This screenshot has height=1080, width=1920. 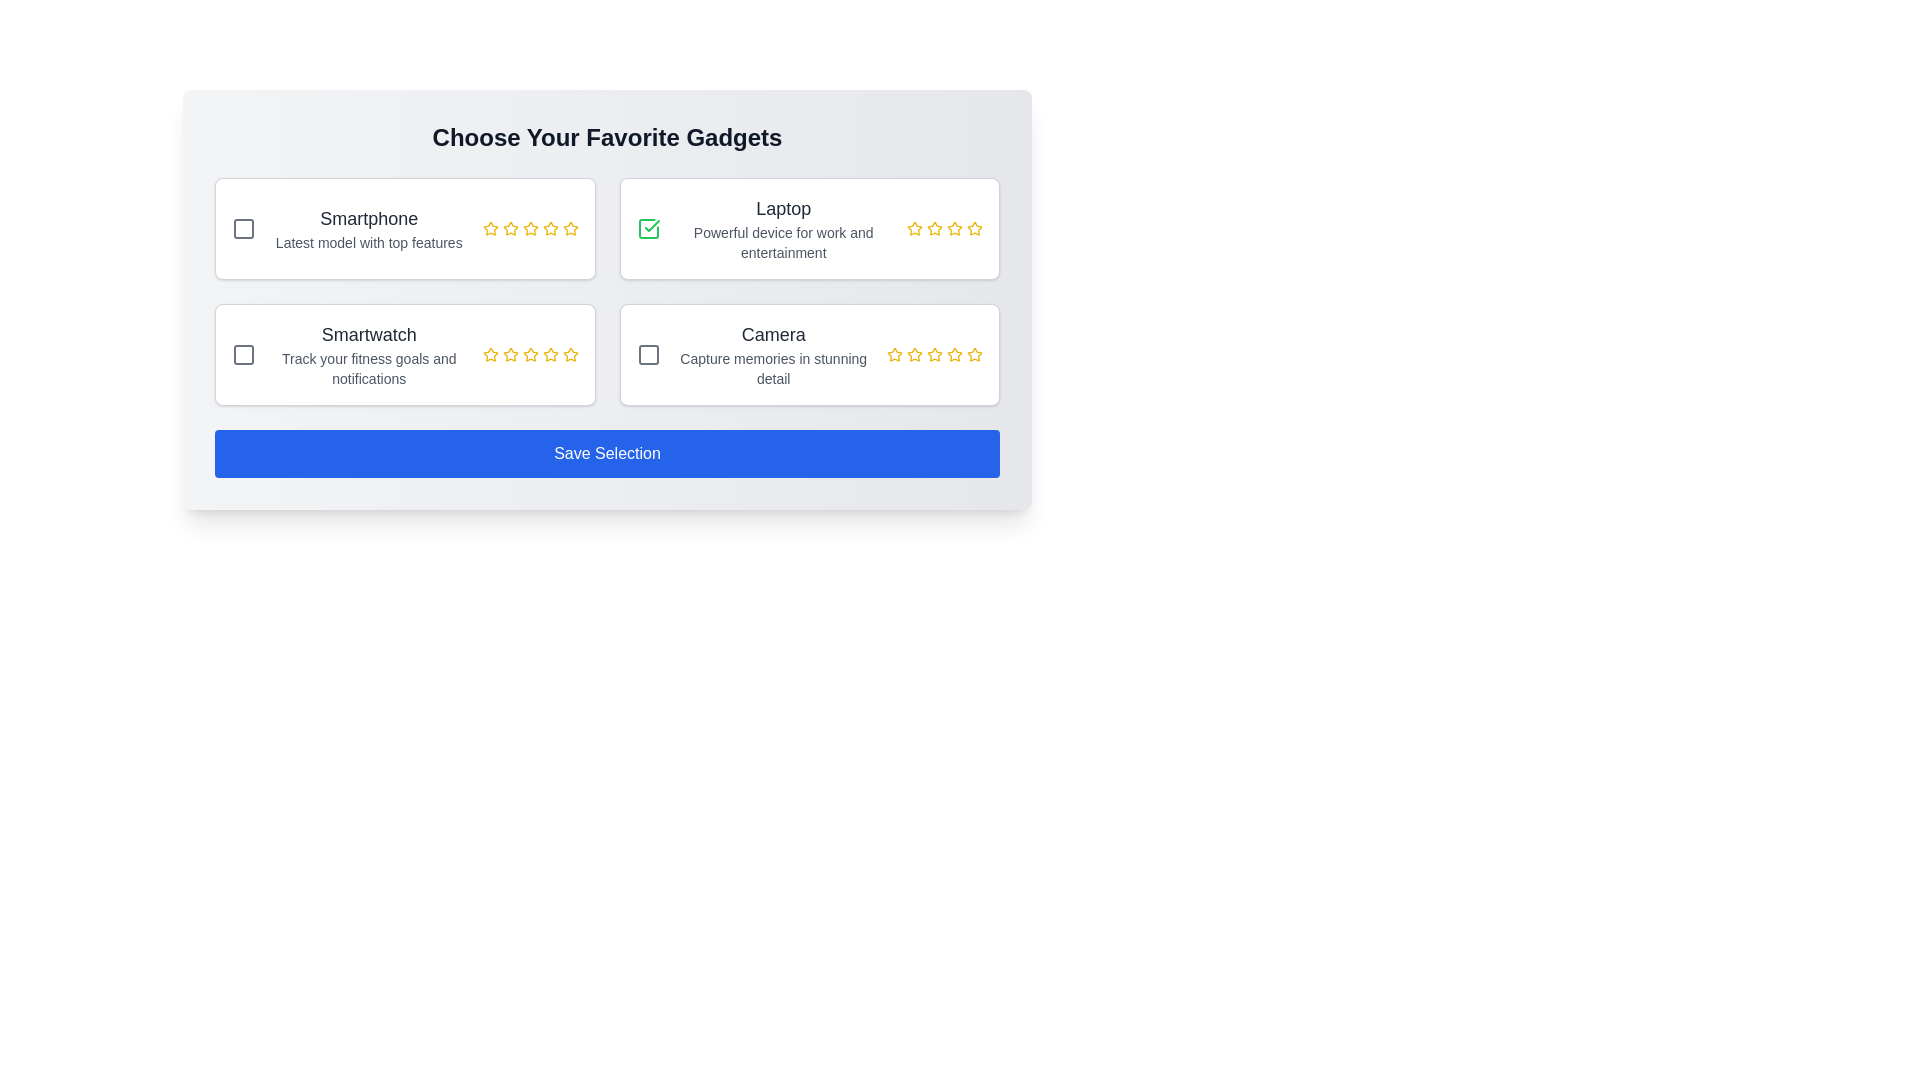 What do you see at coordinates (569, 227) in the screenshot?
I see `the fifth star icon in the star rating system for the 'Smartphone' section` at bounding box center [569, 227].